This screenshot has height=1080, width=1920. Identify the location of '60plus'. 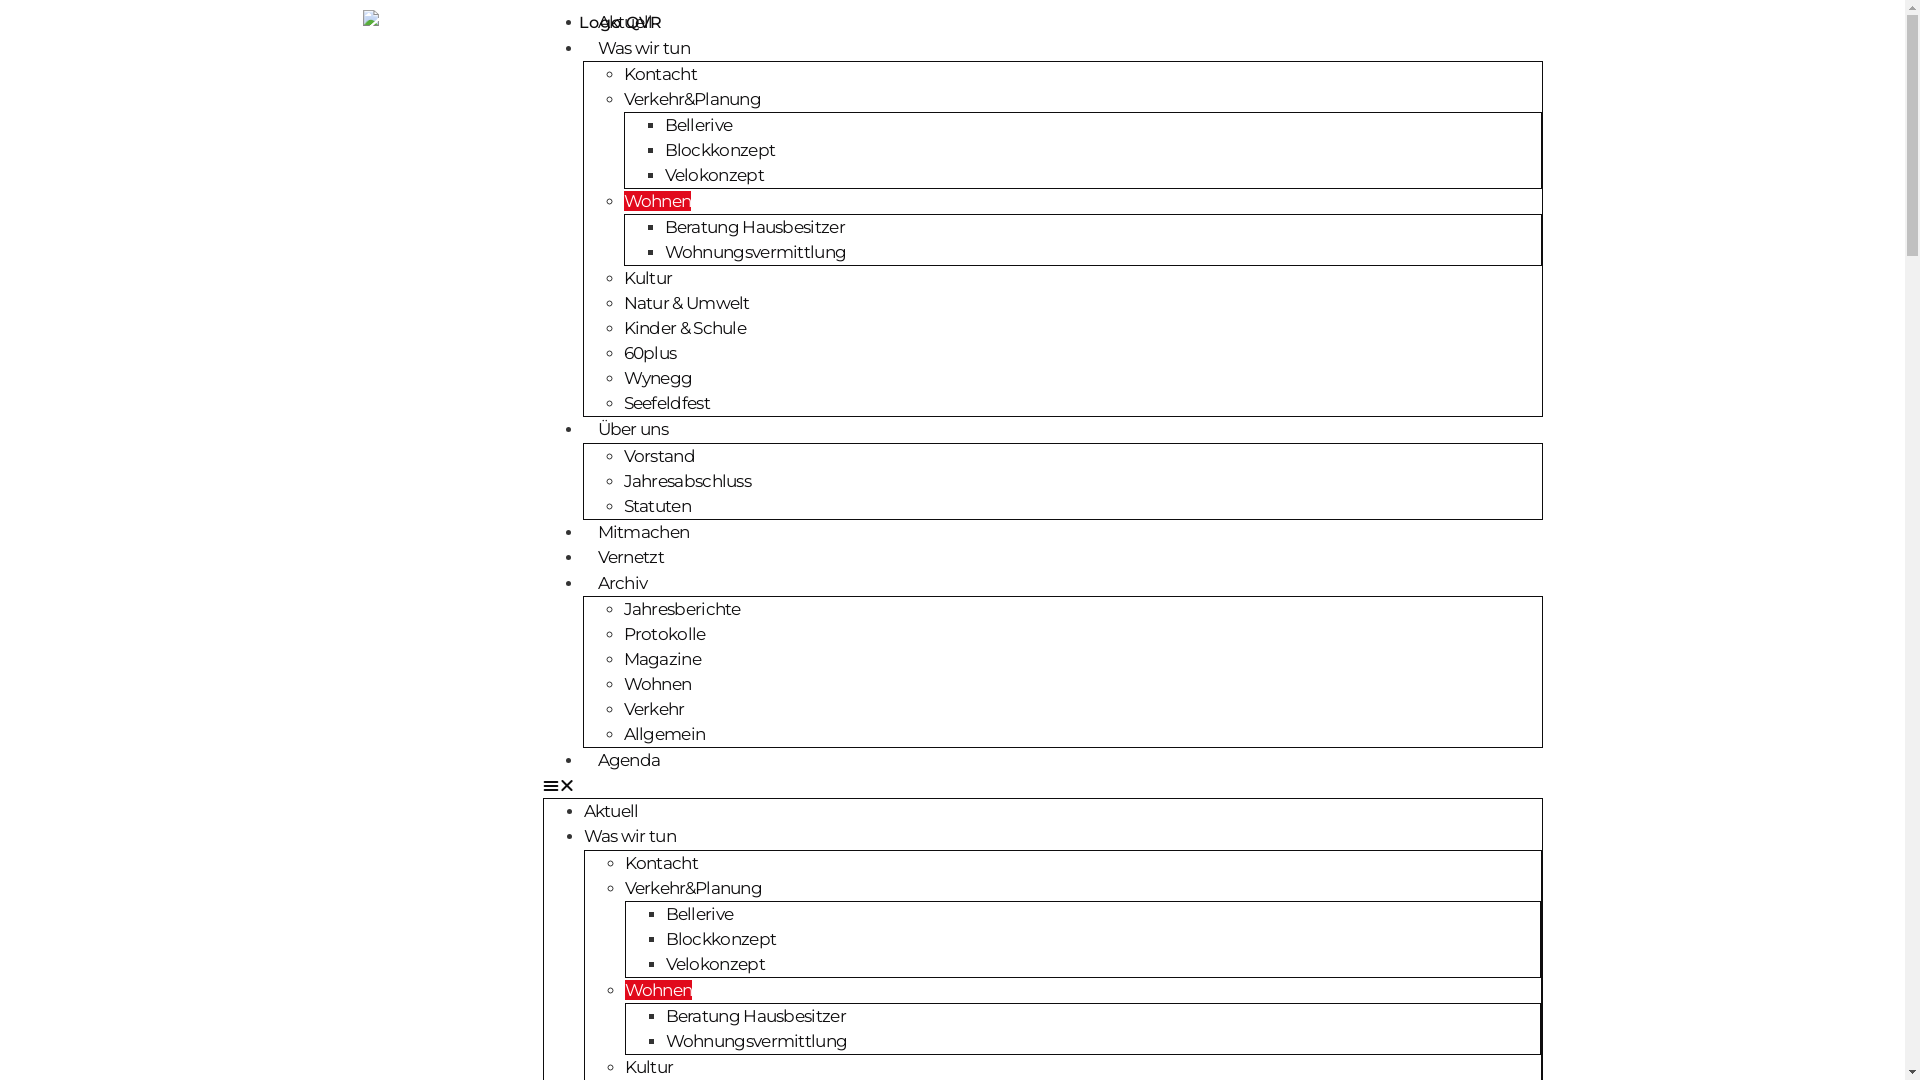
(623, 352).